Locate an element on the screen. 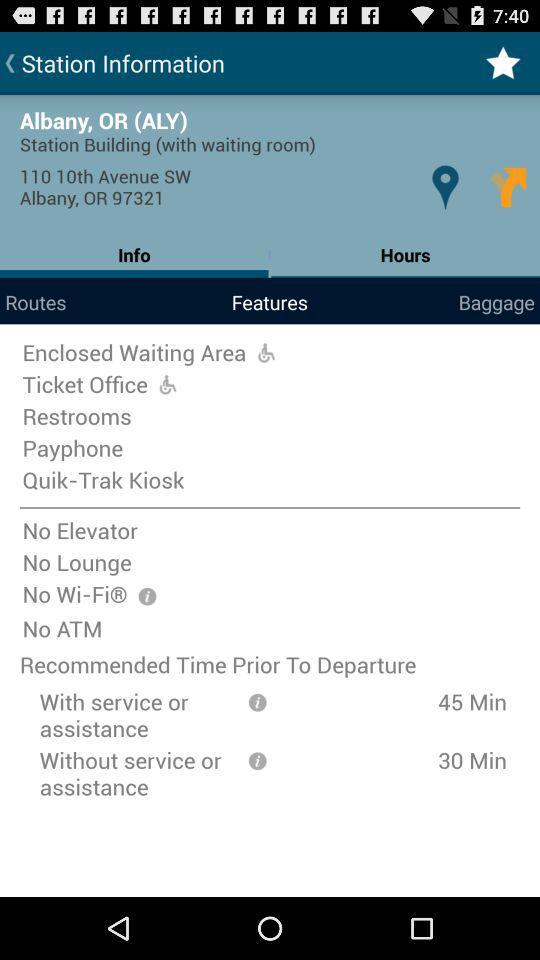  the icon next to the 110 10th avenue is located at coordinates (445, 187).